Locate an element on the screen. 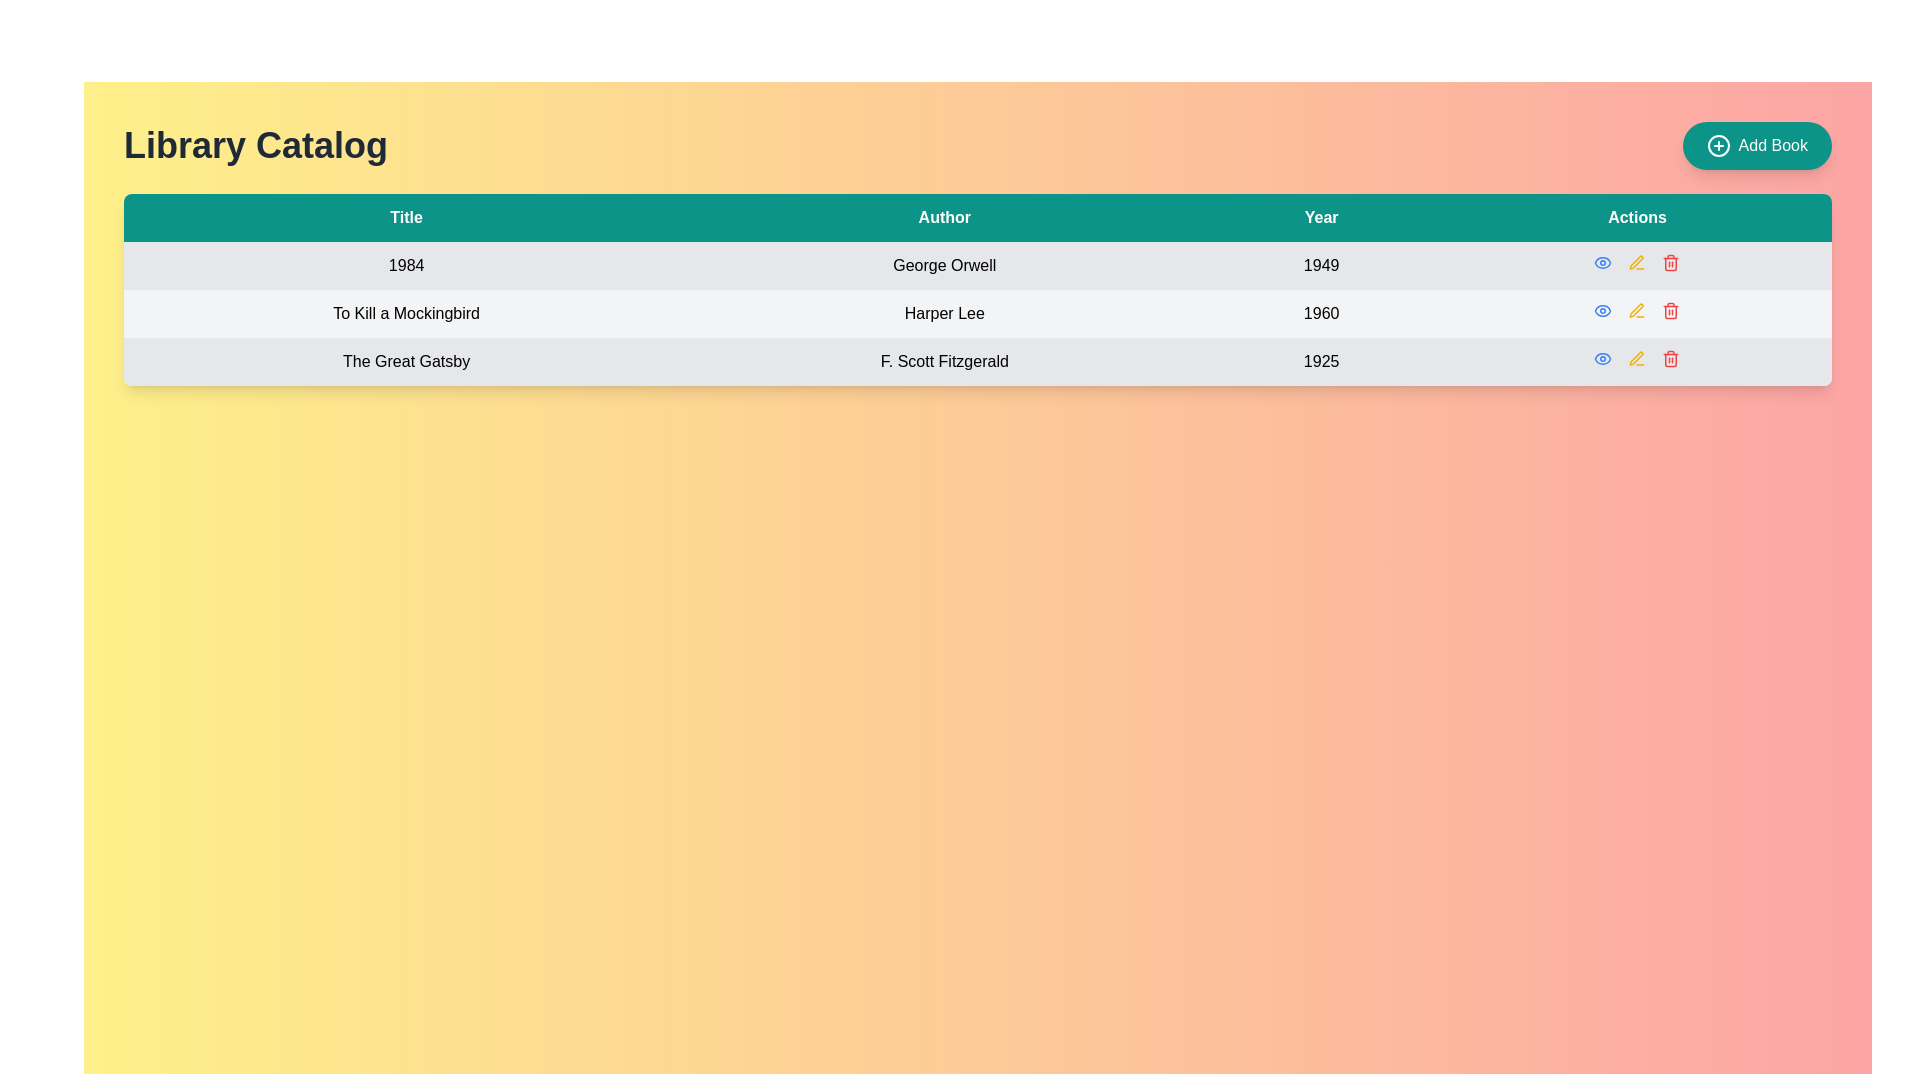 The width and height of the screenshot is (1920, 1080). the 'Actions' column header in the table, which is the fourth column header located in the top right quadrant is located at coordinates (1637, 218).